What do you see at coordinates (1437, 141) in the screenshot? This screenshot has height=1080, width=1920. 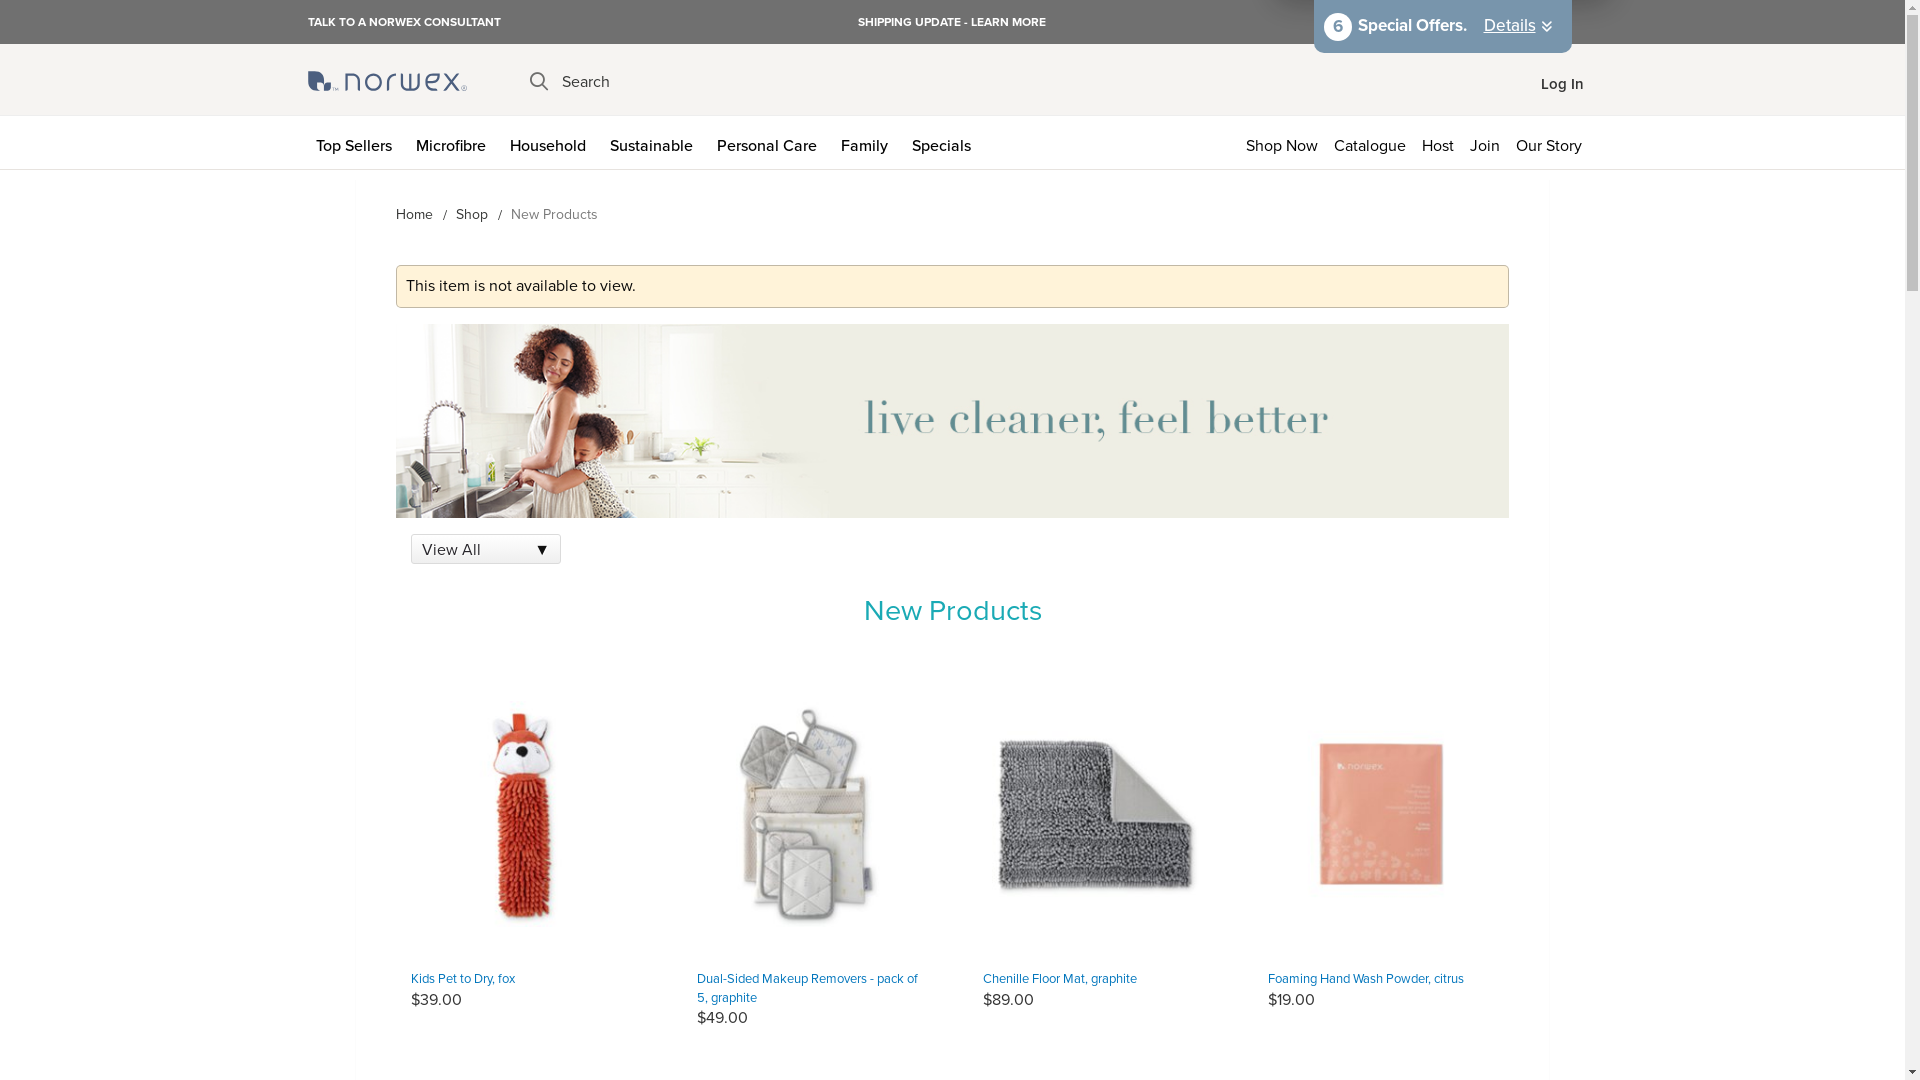 I see `'Host'` at bounding box center [1437, 141].